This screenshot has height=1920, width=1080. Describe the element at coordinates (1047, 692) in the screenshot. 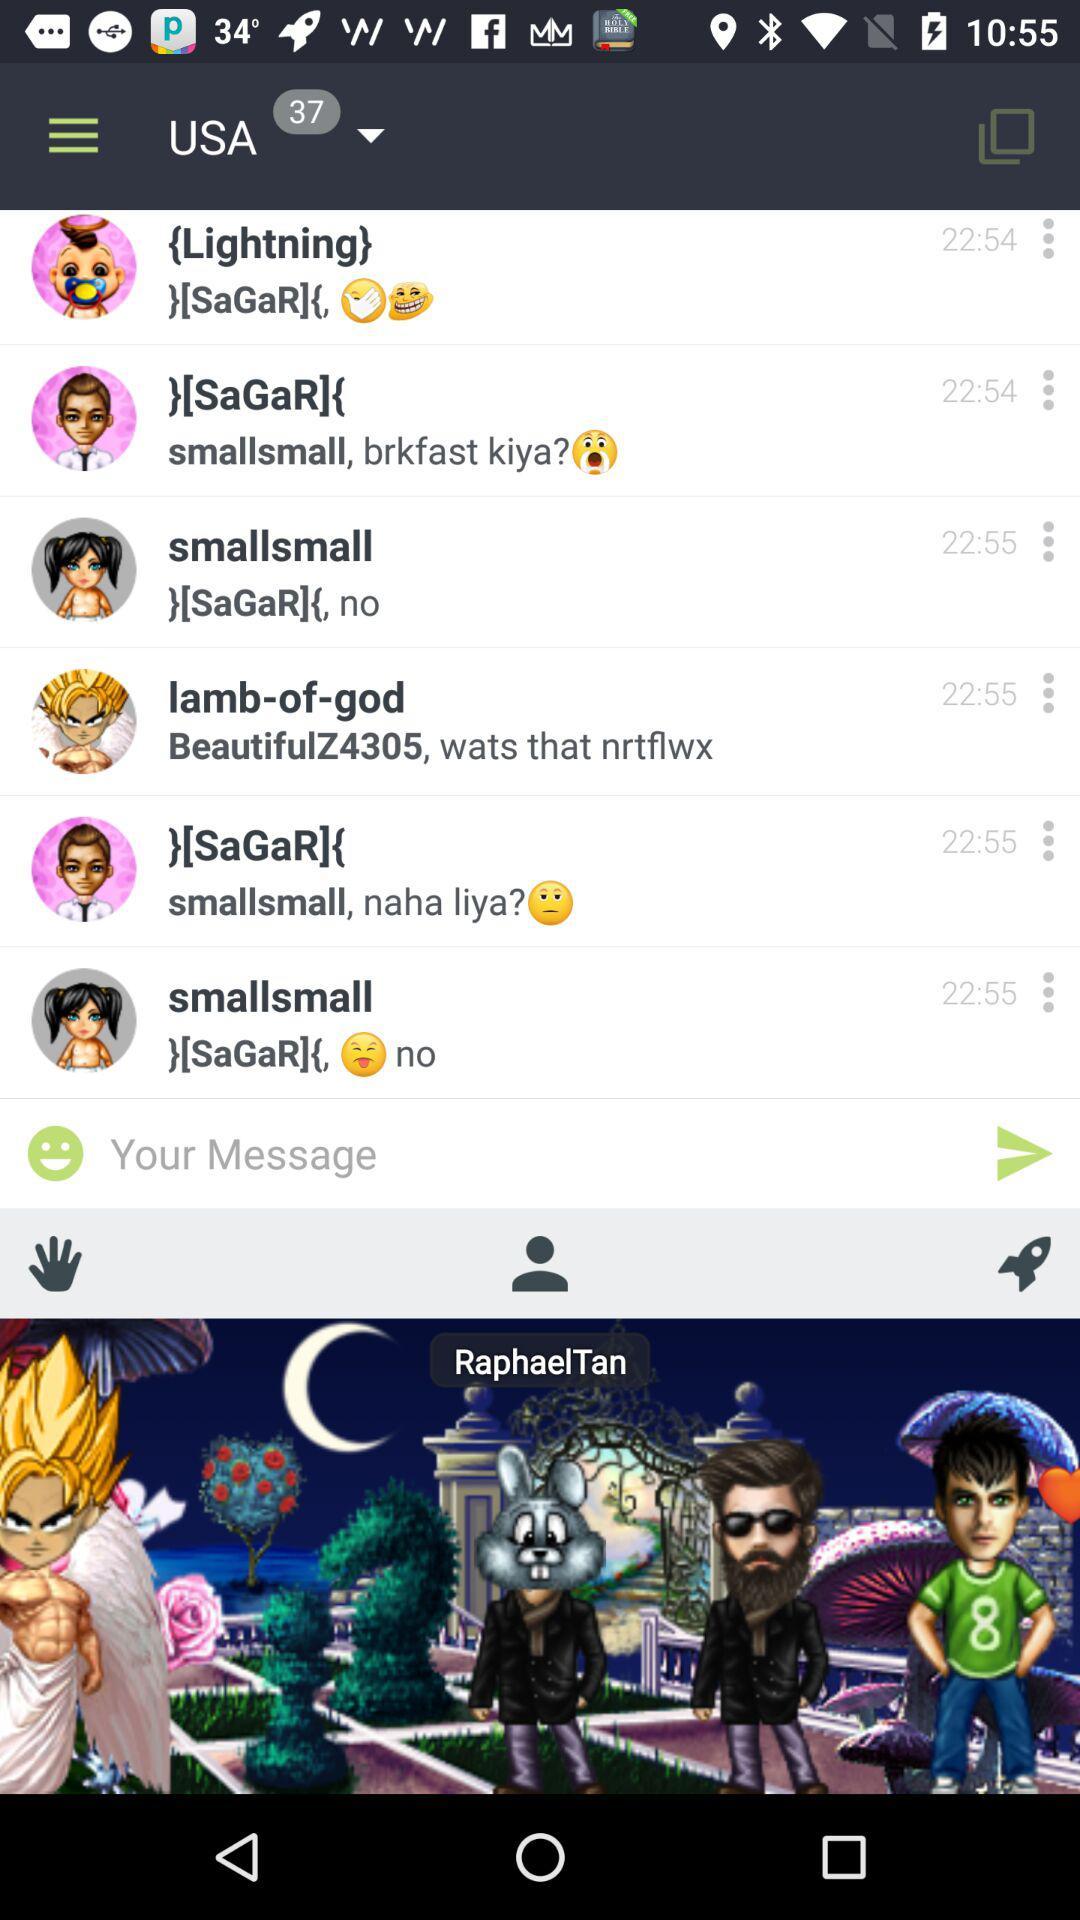

I see `the more icon` at that location.